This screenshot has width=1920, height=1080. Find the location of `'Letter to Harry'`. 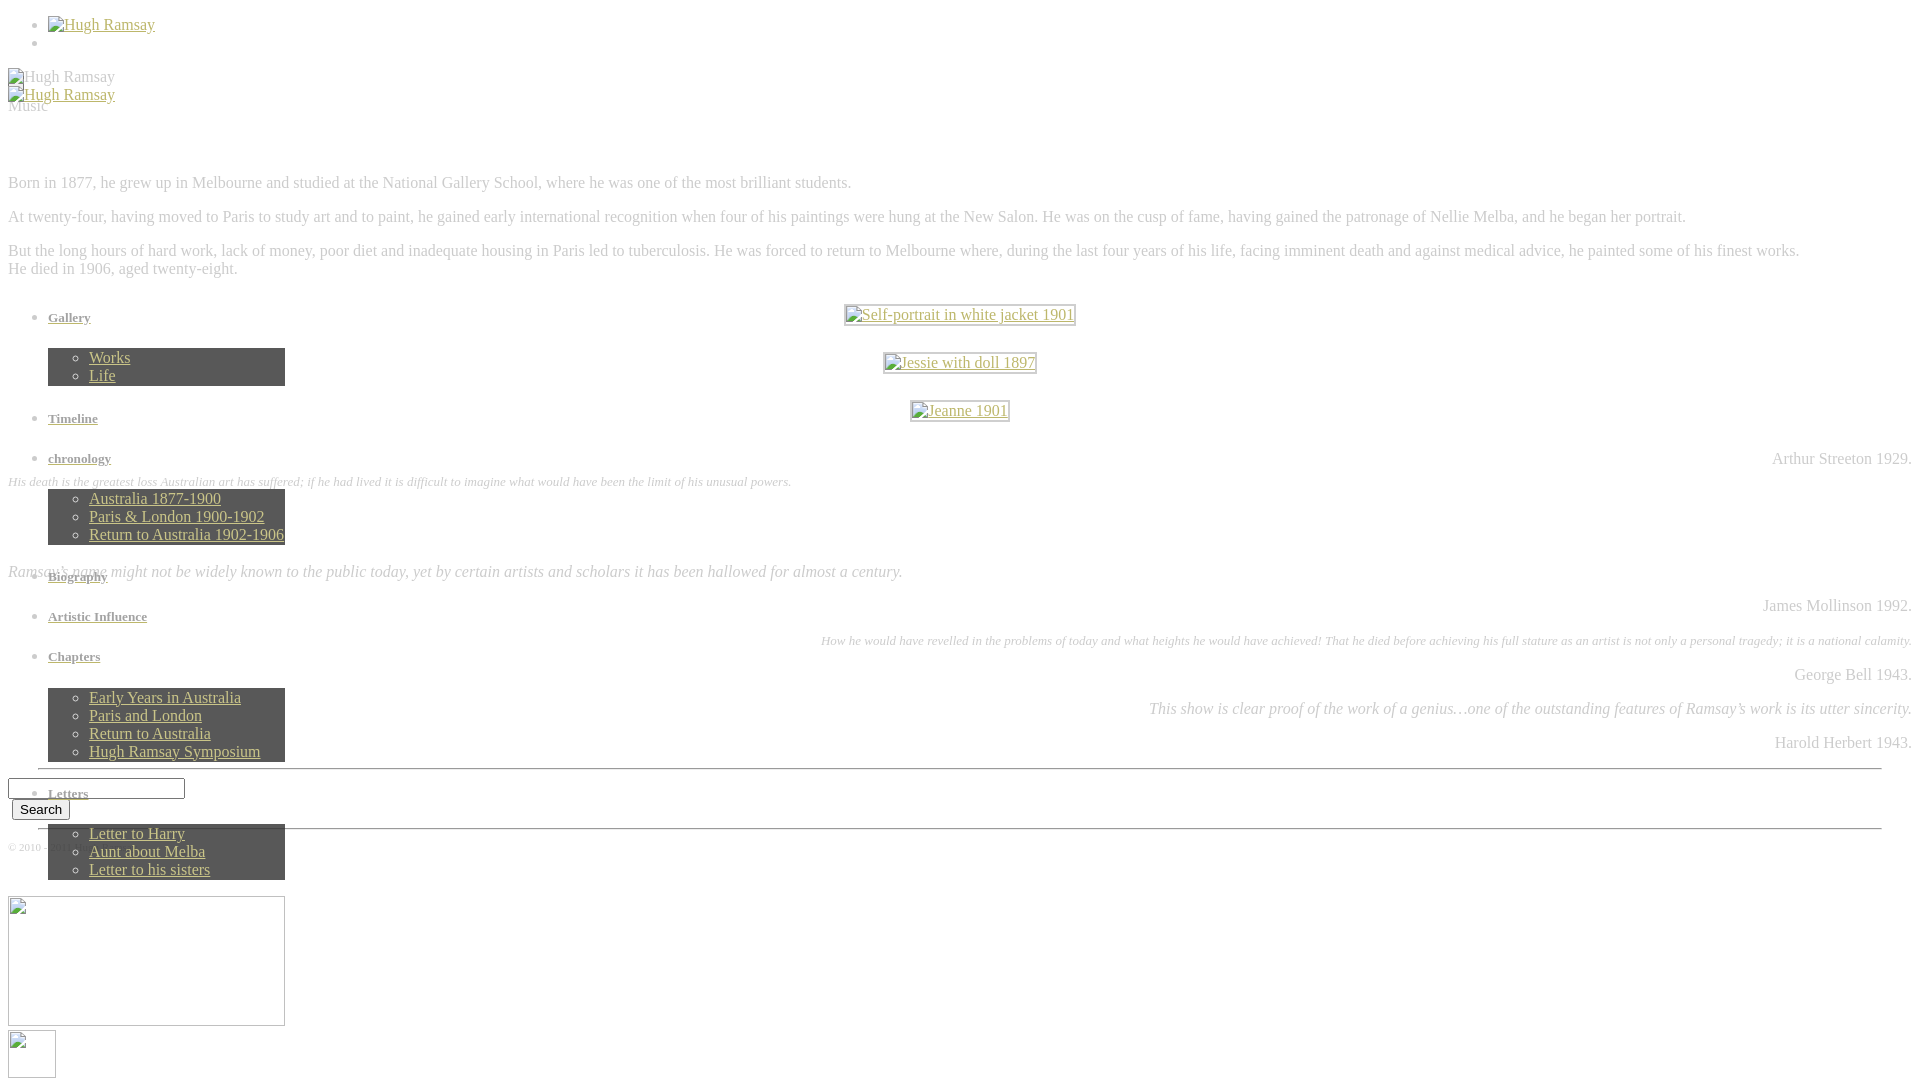

'Letter to Harry' is located at coordinates (136, 833).